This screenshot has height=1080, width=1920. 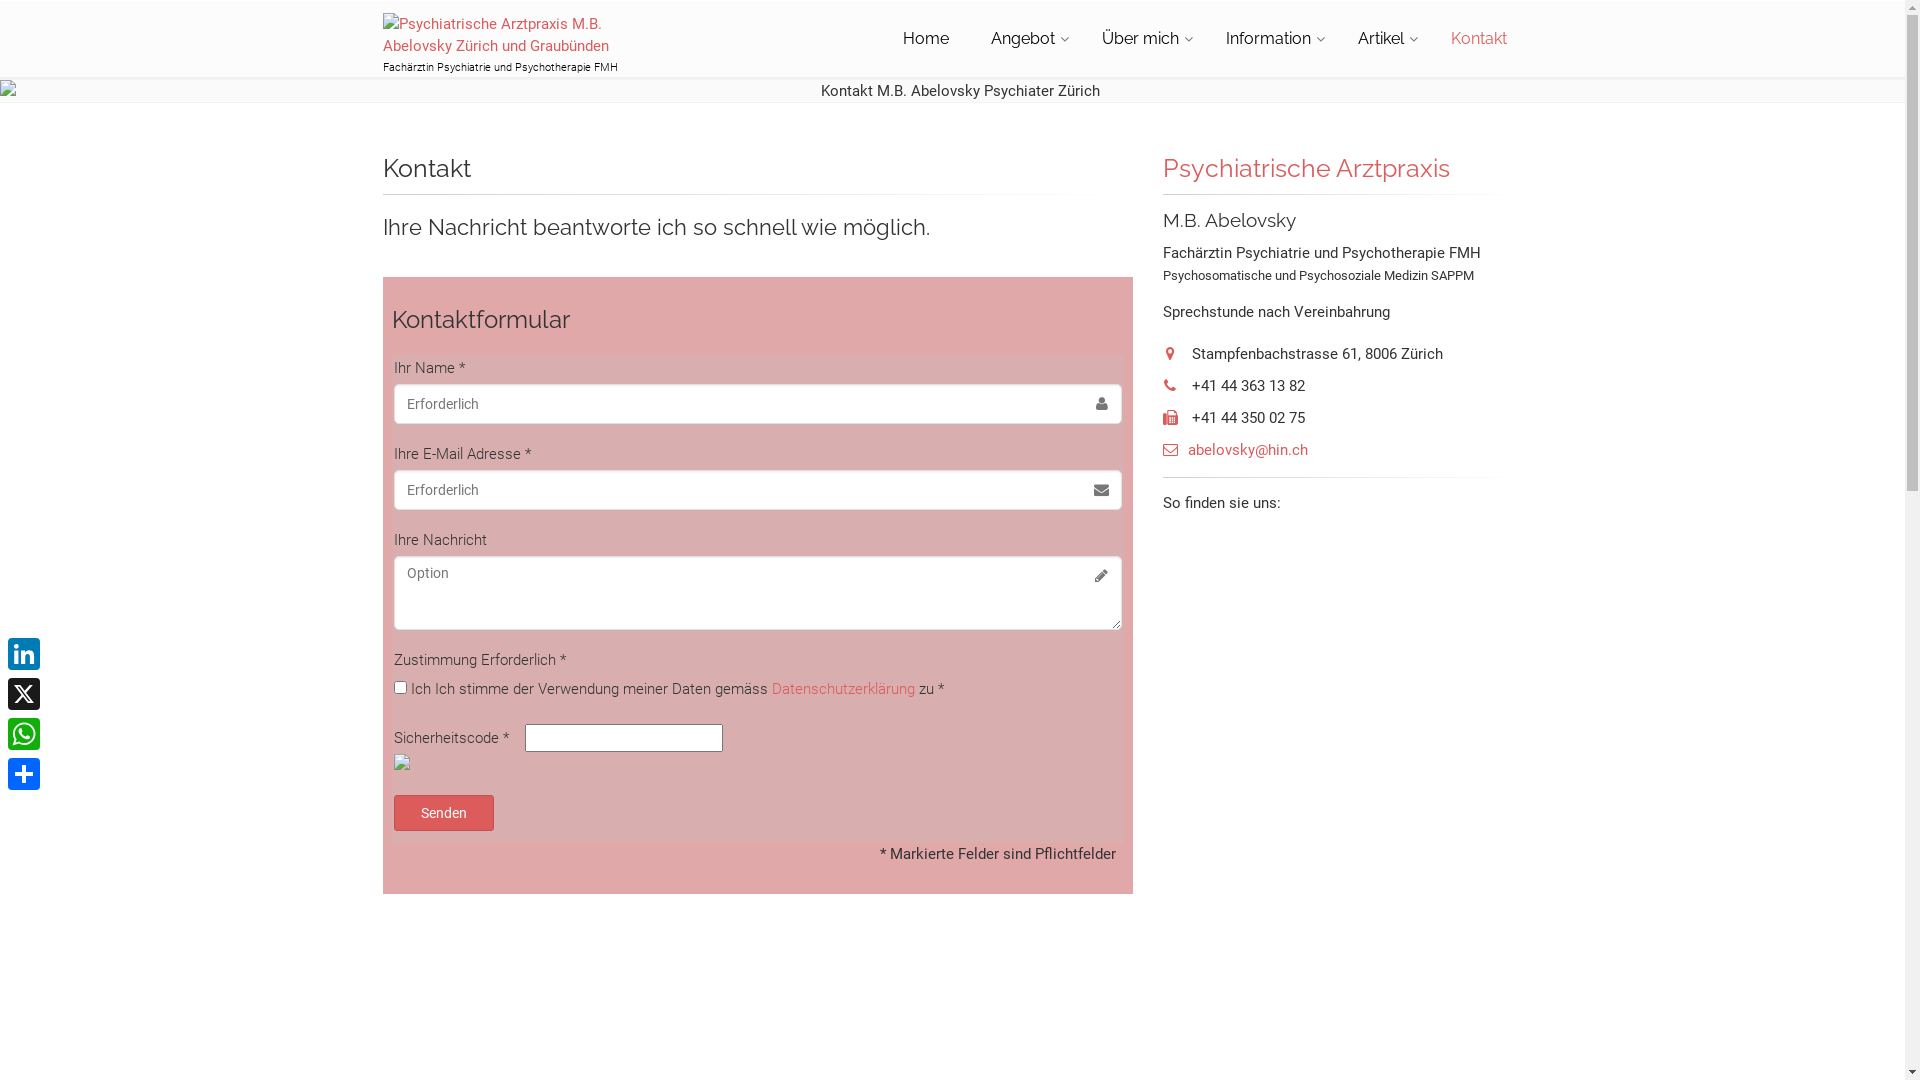 I want to click on 'X', so click(x=24, y=693).